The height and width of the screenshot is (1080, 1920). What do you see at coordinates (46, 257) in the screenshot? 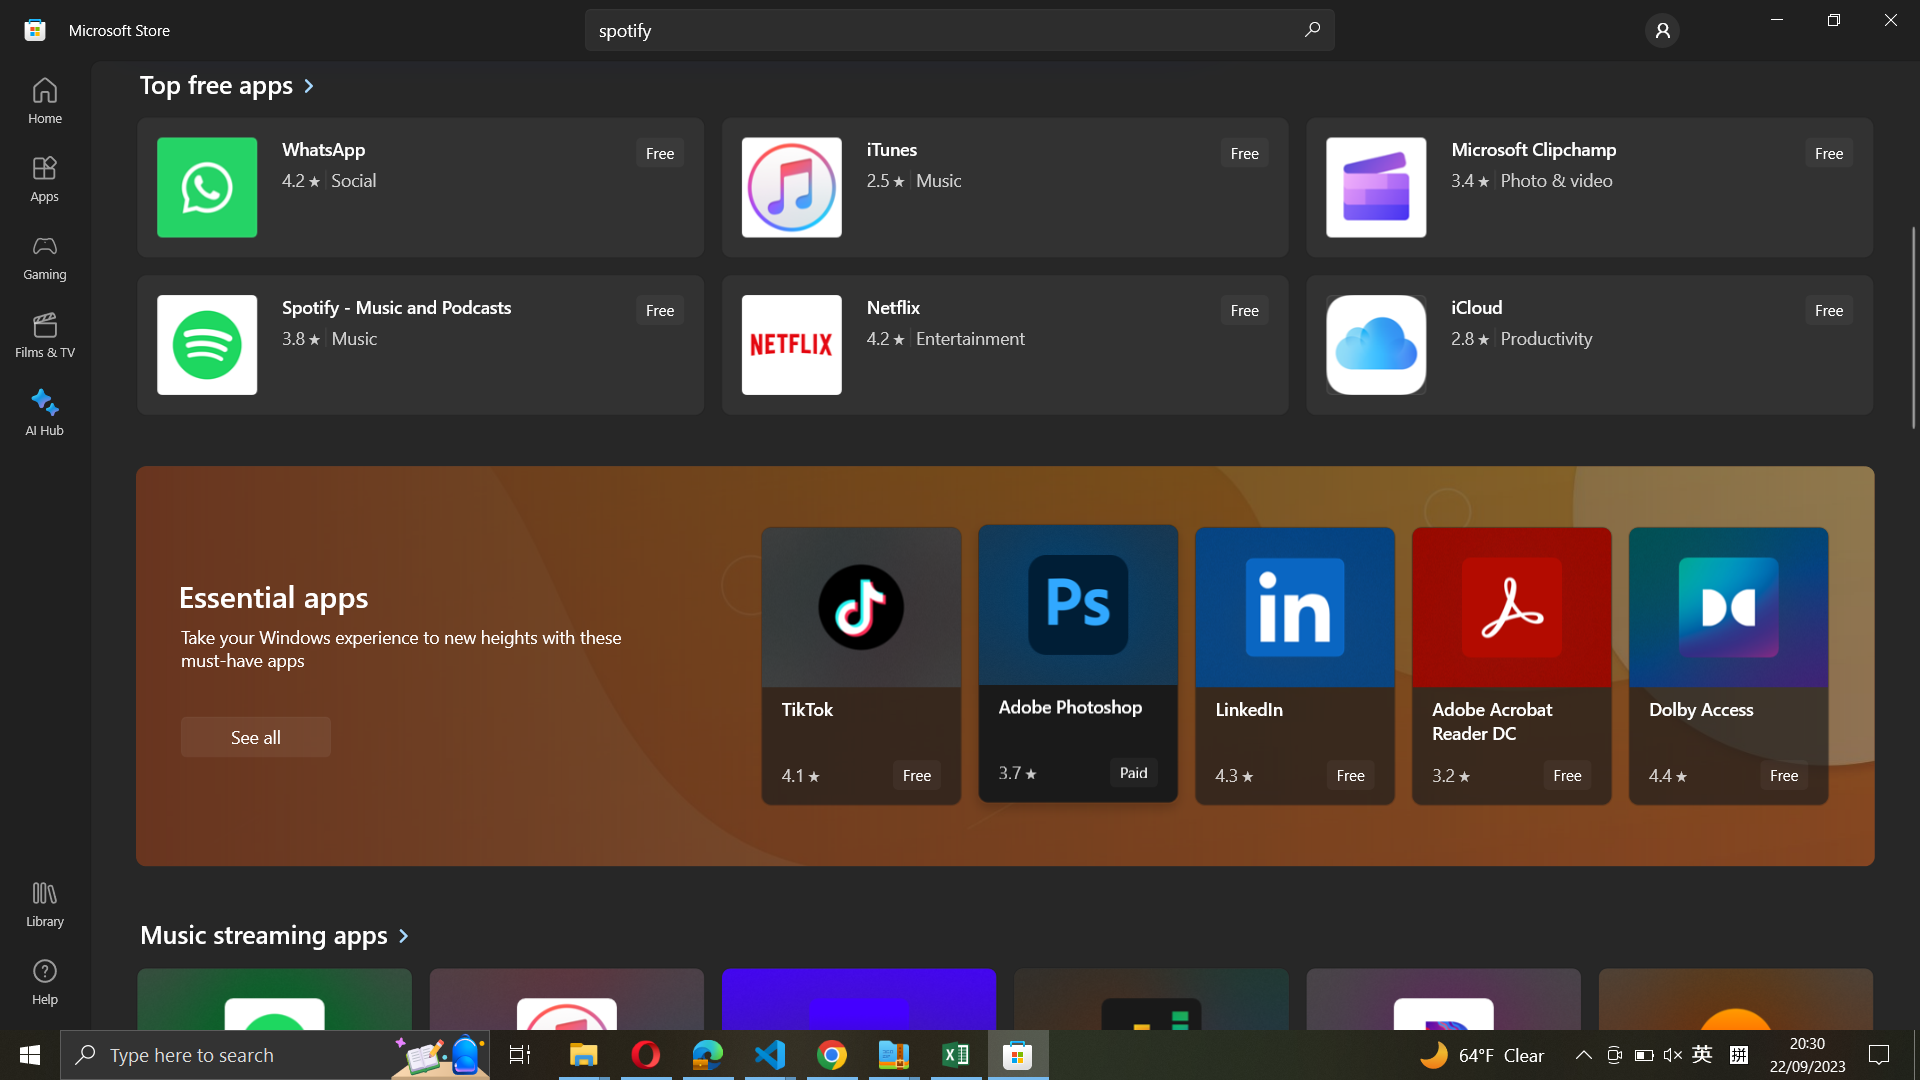
I see `Gaming Interface` at bounding box center [46, 257].